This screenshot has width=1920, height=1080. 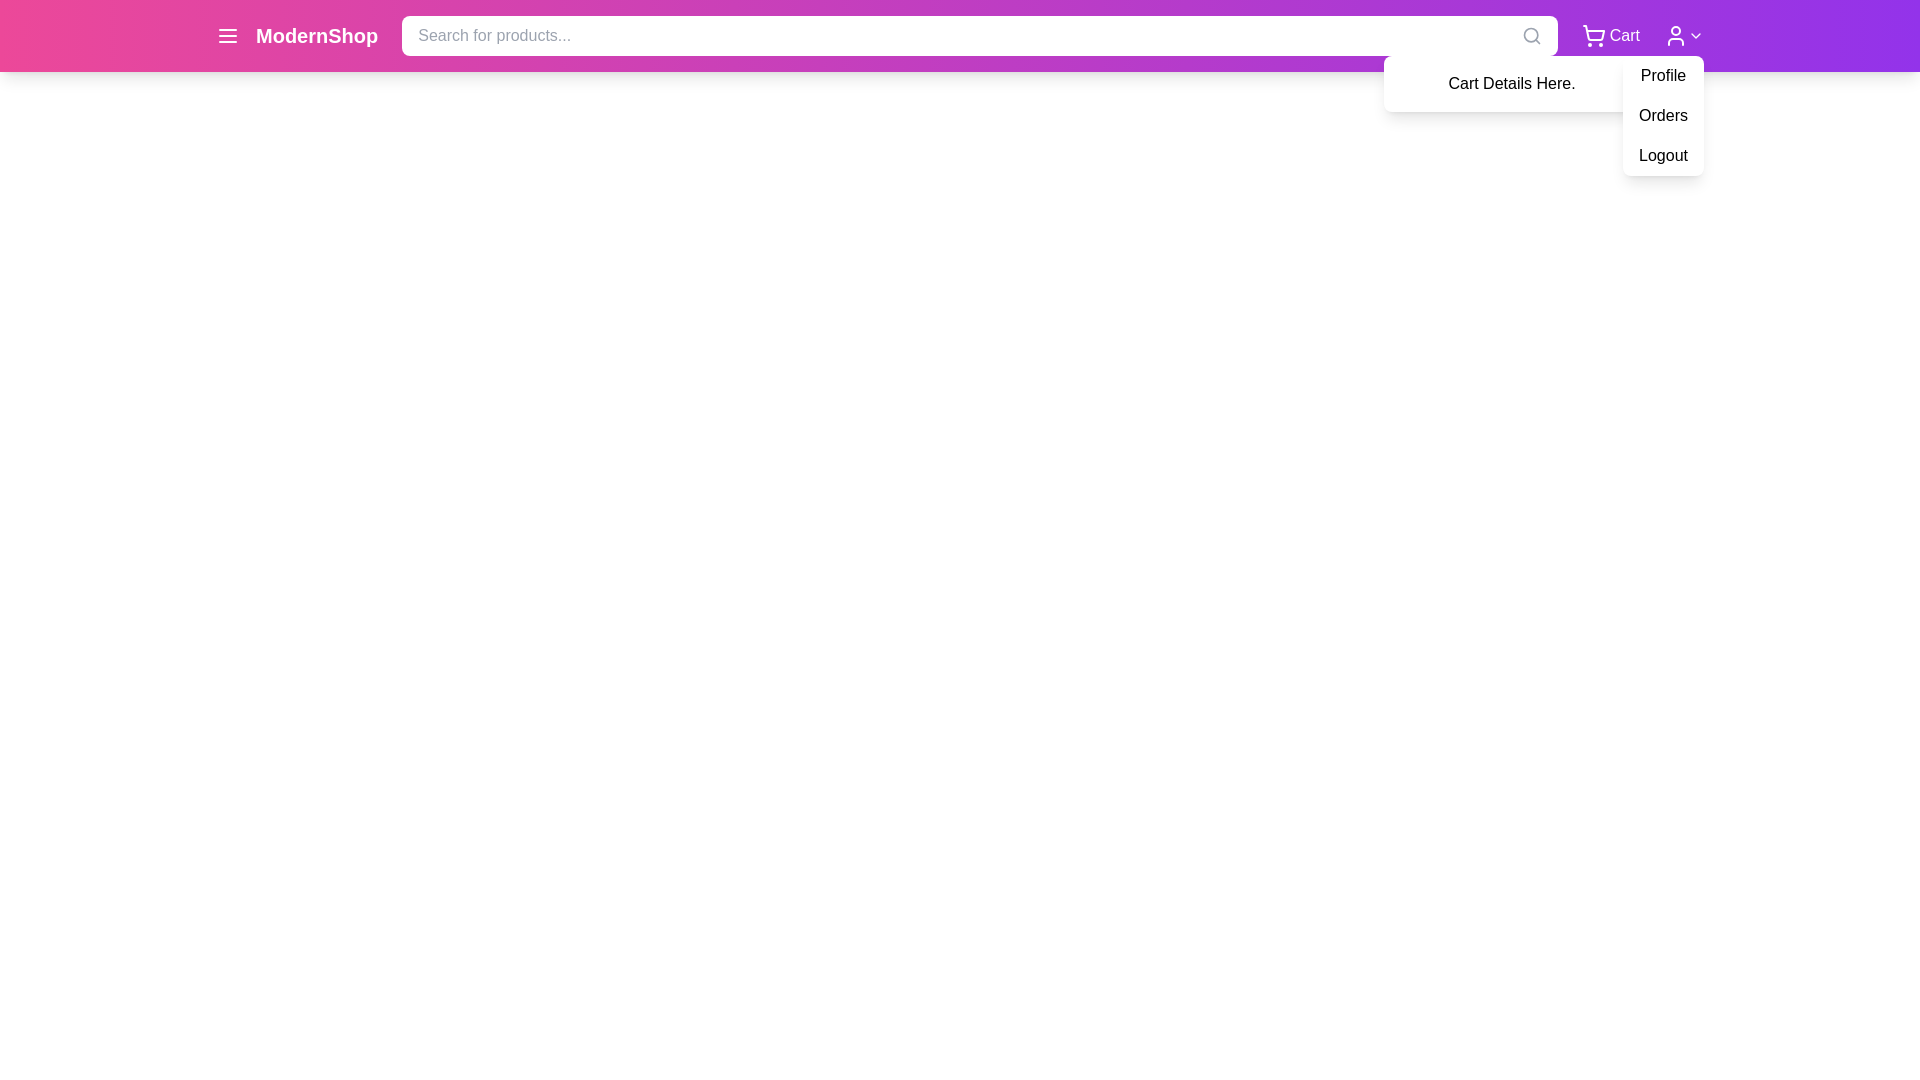 I want to click on the text label located in the top-right corner of the navigation bar, adjacent, so click(x=1624, y=35).